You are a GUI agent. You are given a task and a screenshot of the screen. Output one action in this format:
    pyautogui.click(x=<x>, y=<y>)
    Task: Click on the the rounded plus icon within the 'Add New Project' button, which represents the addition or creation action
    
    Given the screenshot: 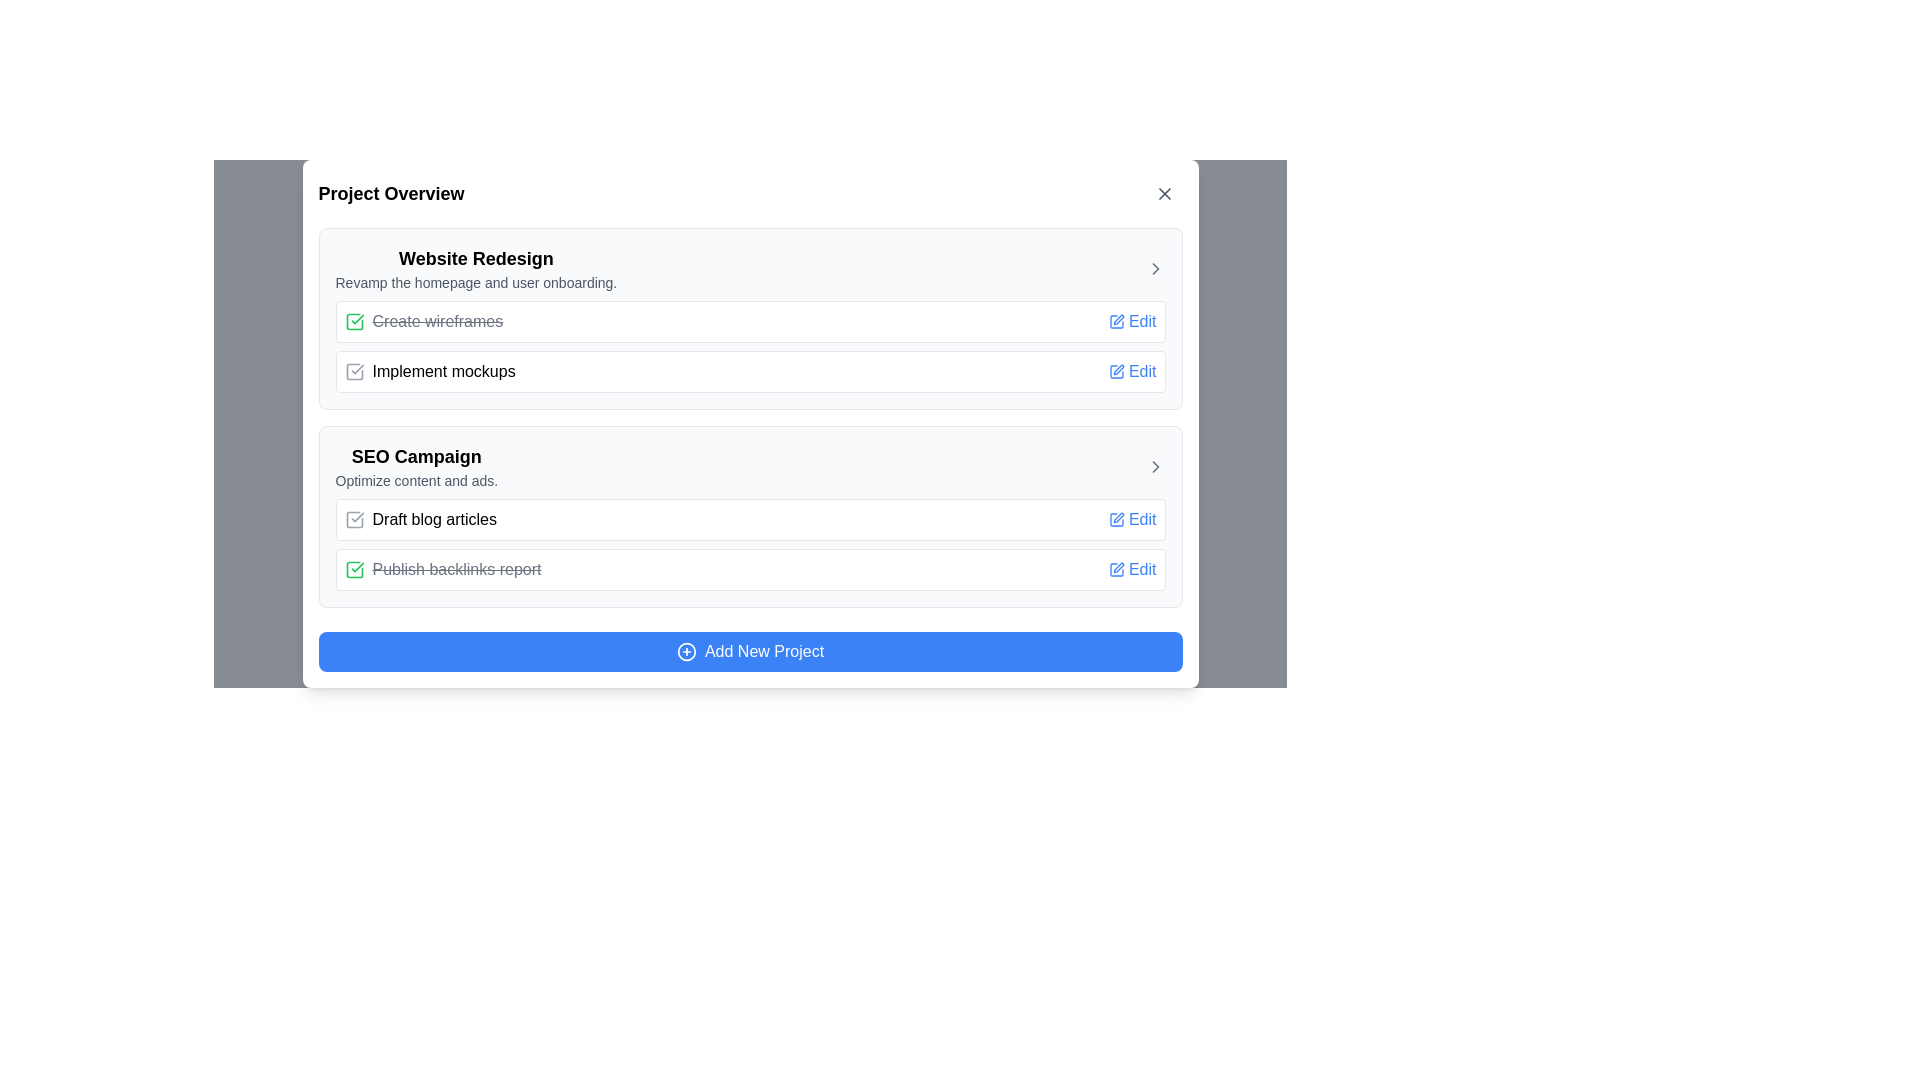 What is the action you would take?
    pyautogui.click(x=686, y=651)
    